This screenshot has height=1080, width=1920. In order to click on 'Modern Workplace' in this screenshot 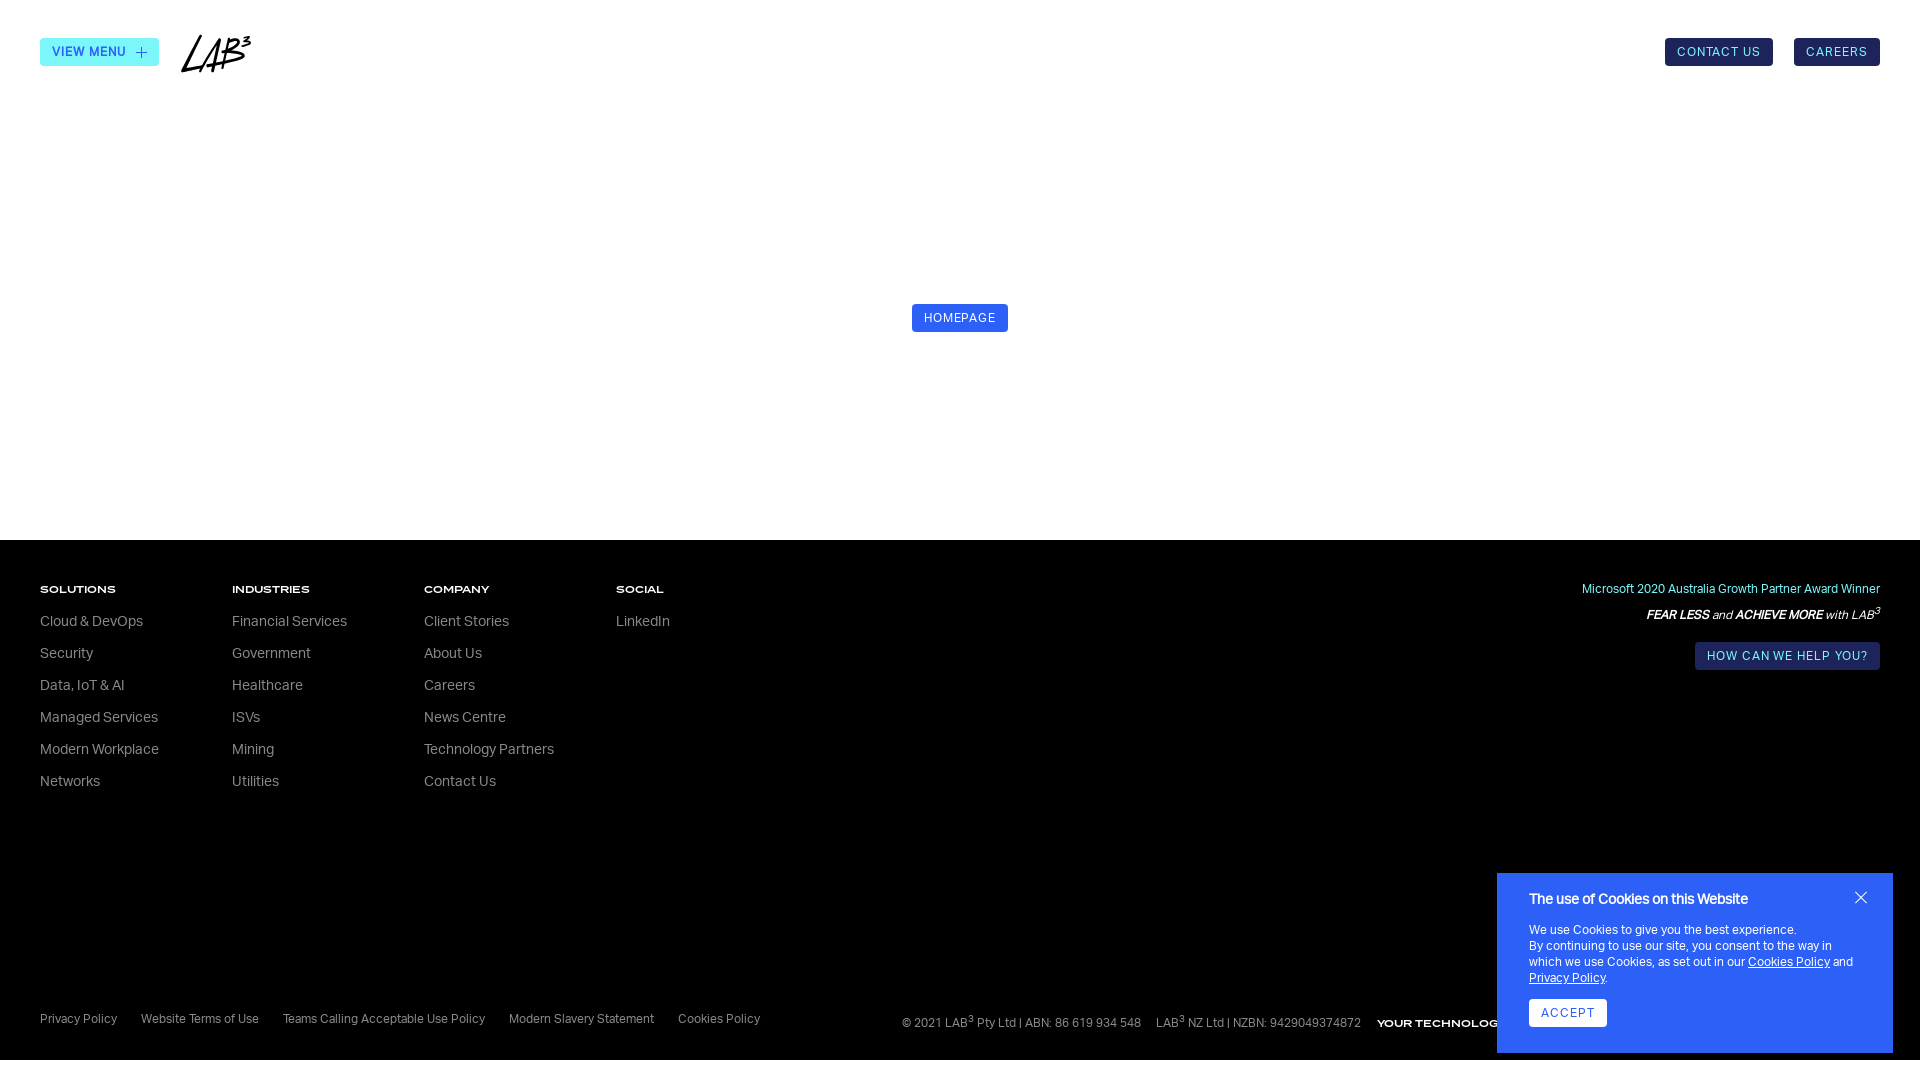, I will do `click(98, 749)`.